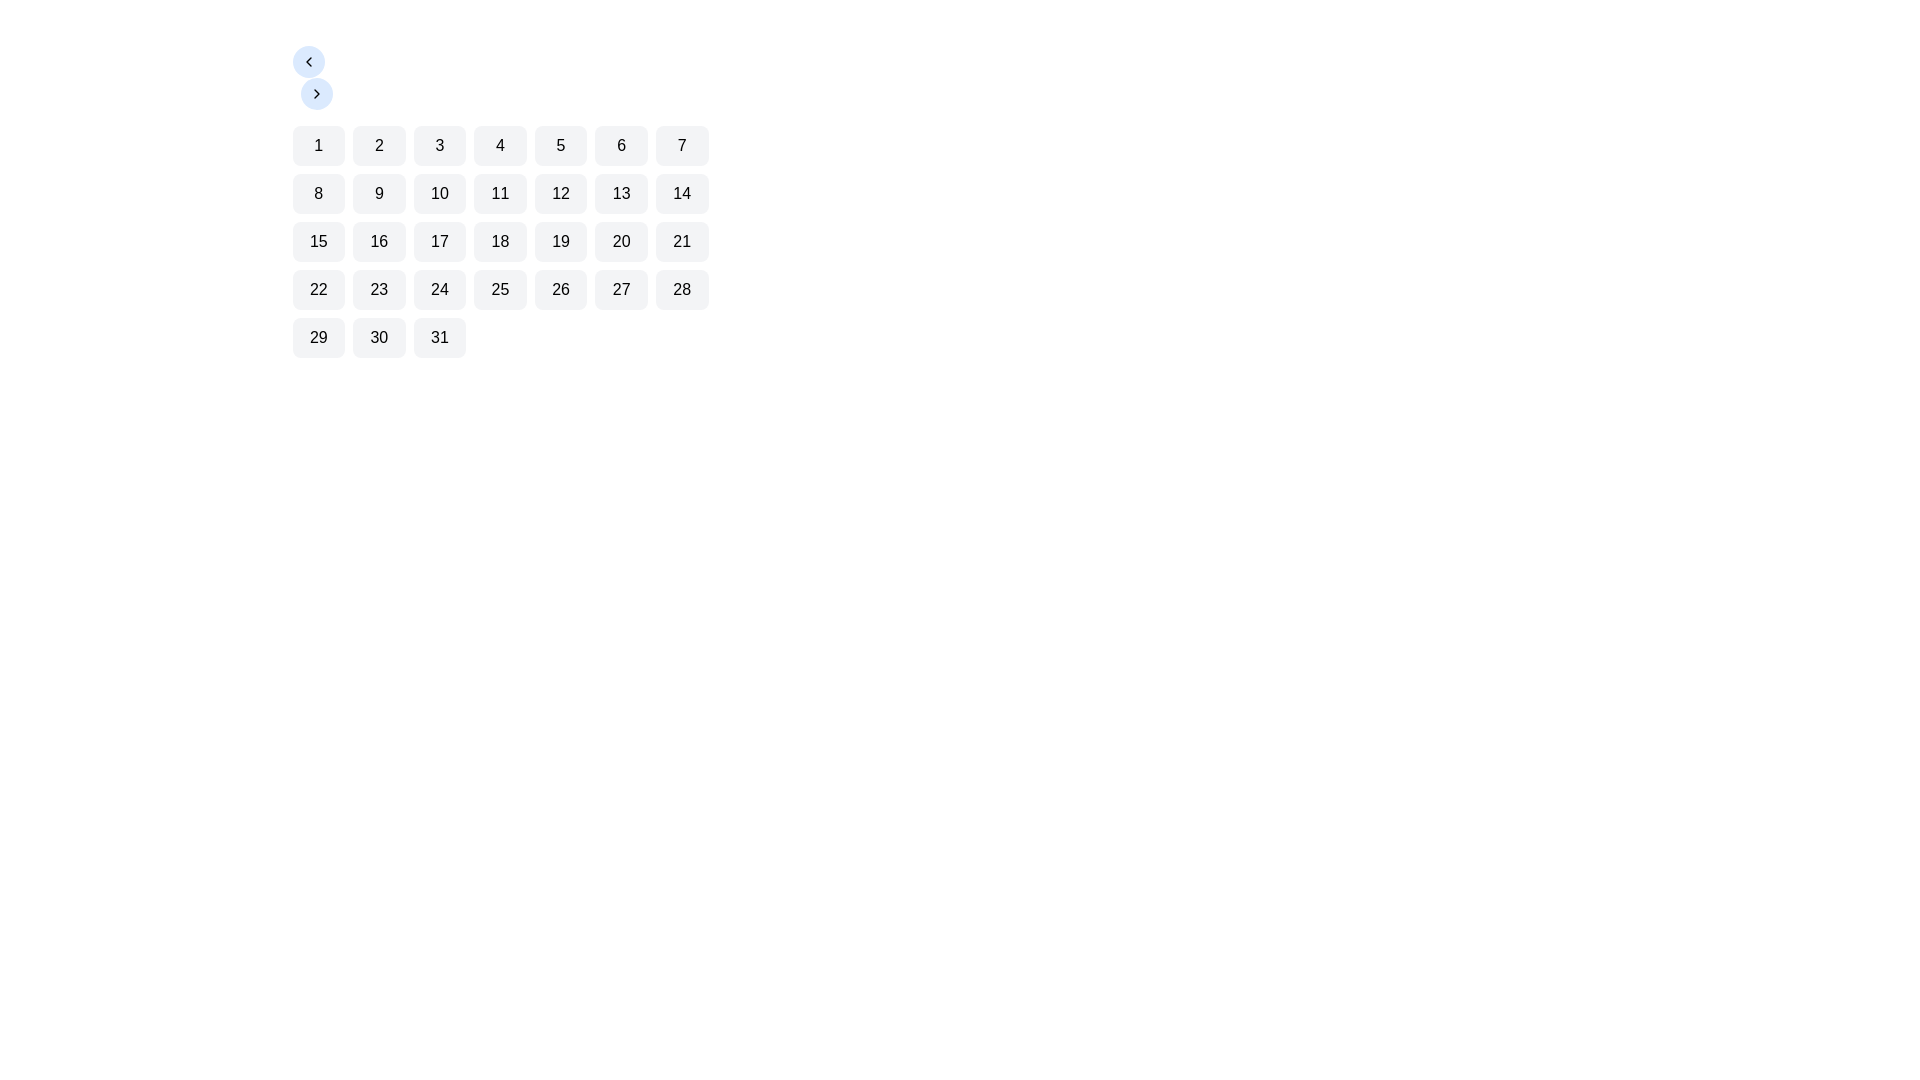 The height and width of the screenshot is (1080, 1920). What do you see at coordinates (620, 241) in the screenshot?
I see `the interactive calendar day cell labeled '20'` at bounding box center [620, 241].